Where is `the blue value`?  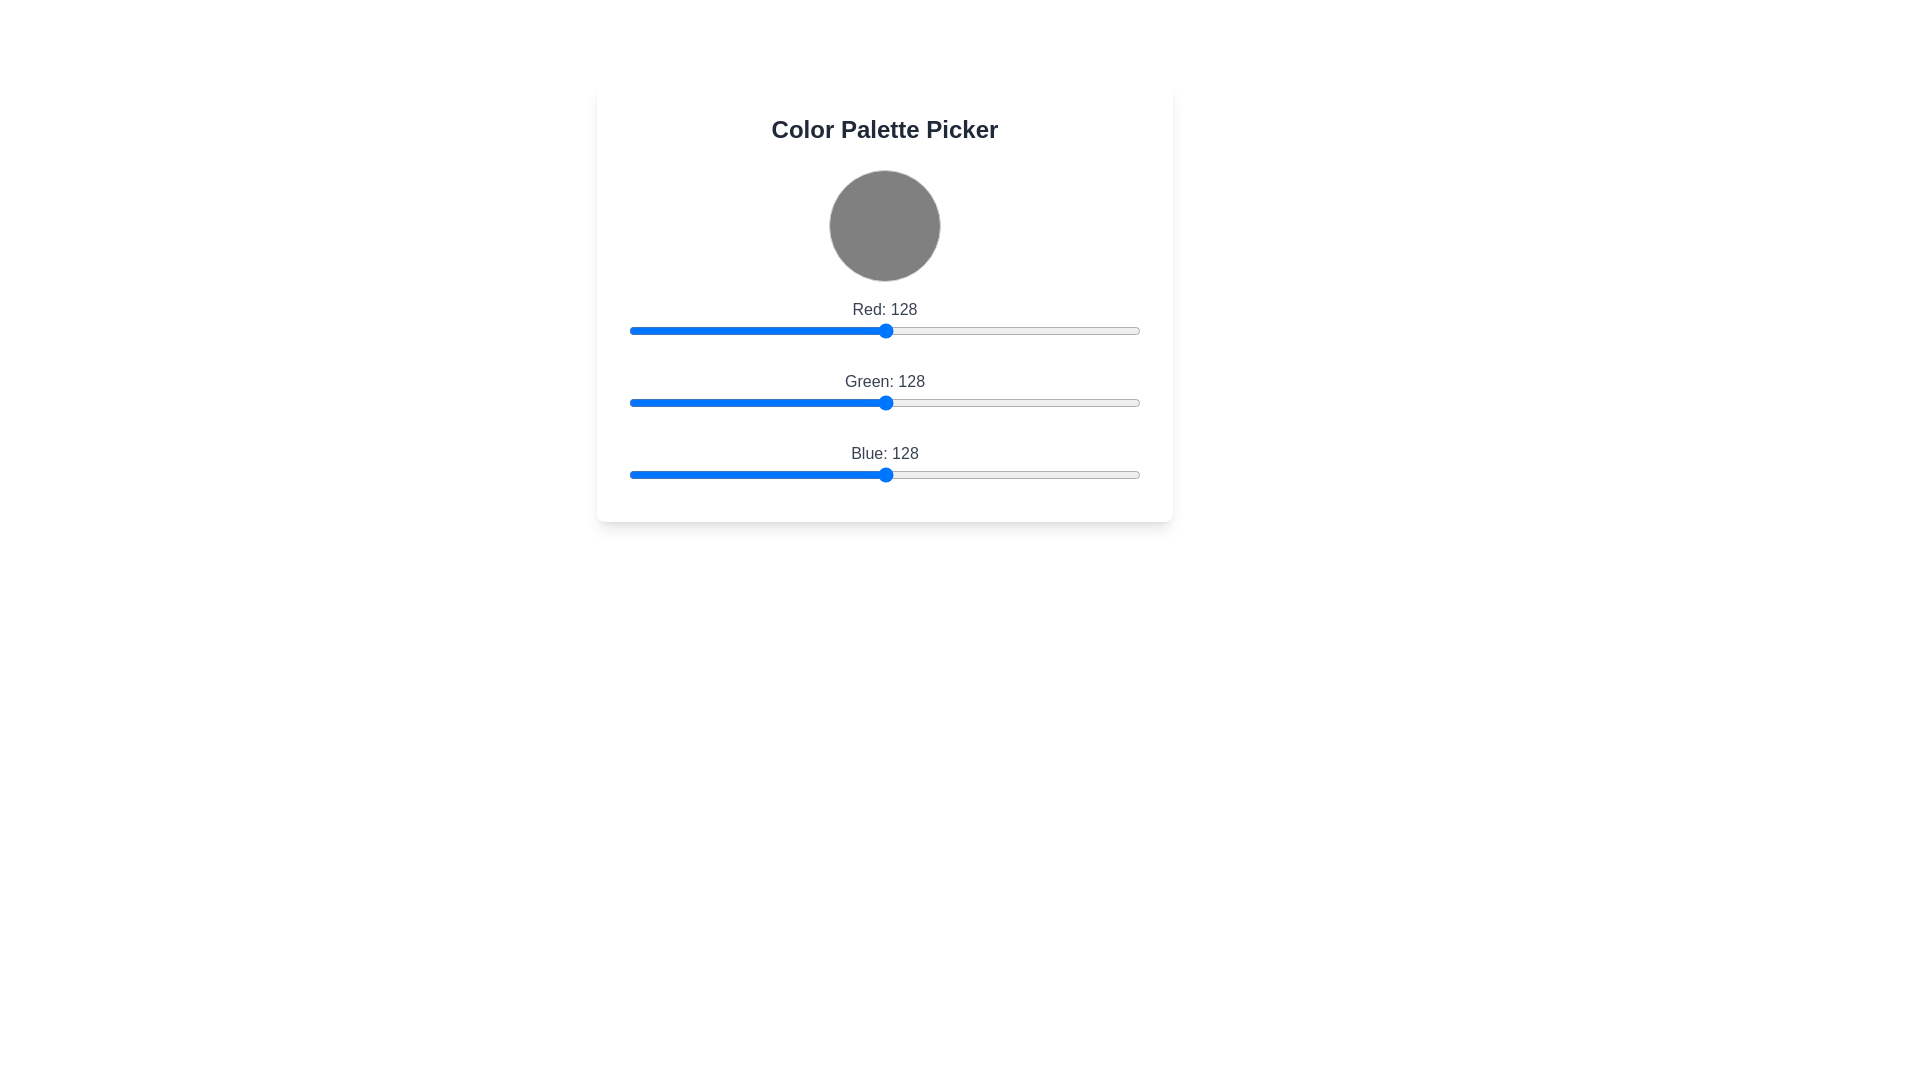 the blue value is located at coordinates (1099, 474).